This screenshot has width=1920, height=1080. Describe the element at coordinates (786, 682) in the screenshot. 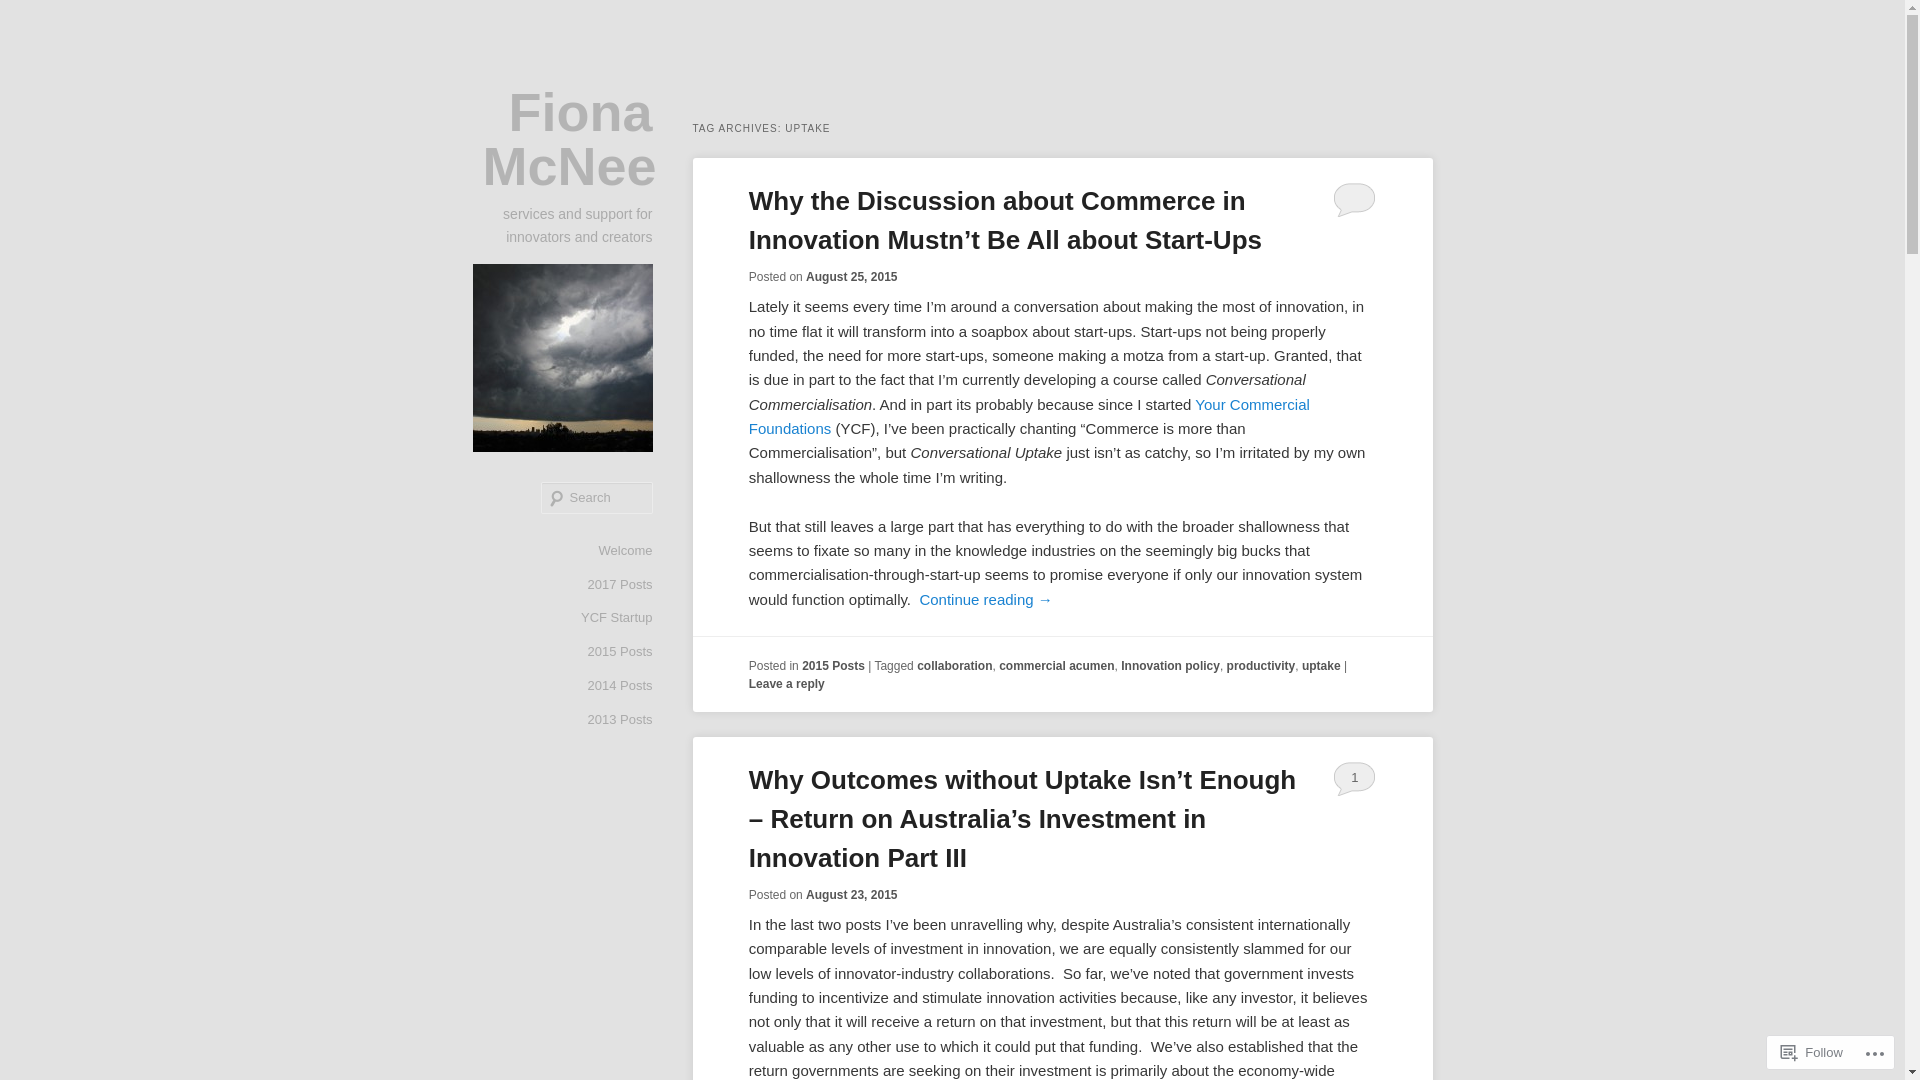

I see `'Leave a reply'` at that location.